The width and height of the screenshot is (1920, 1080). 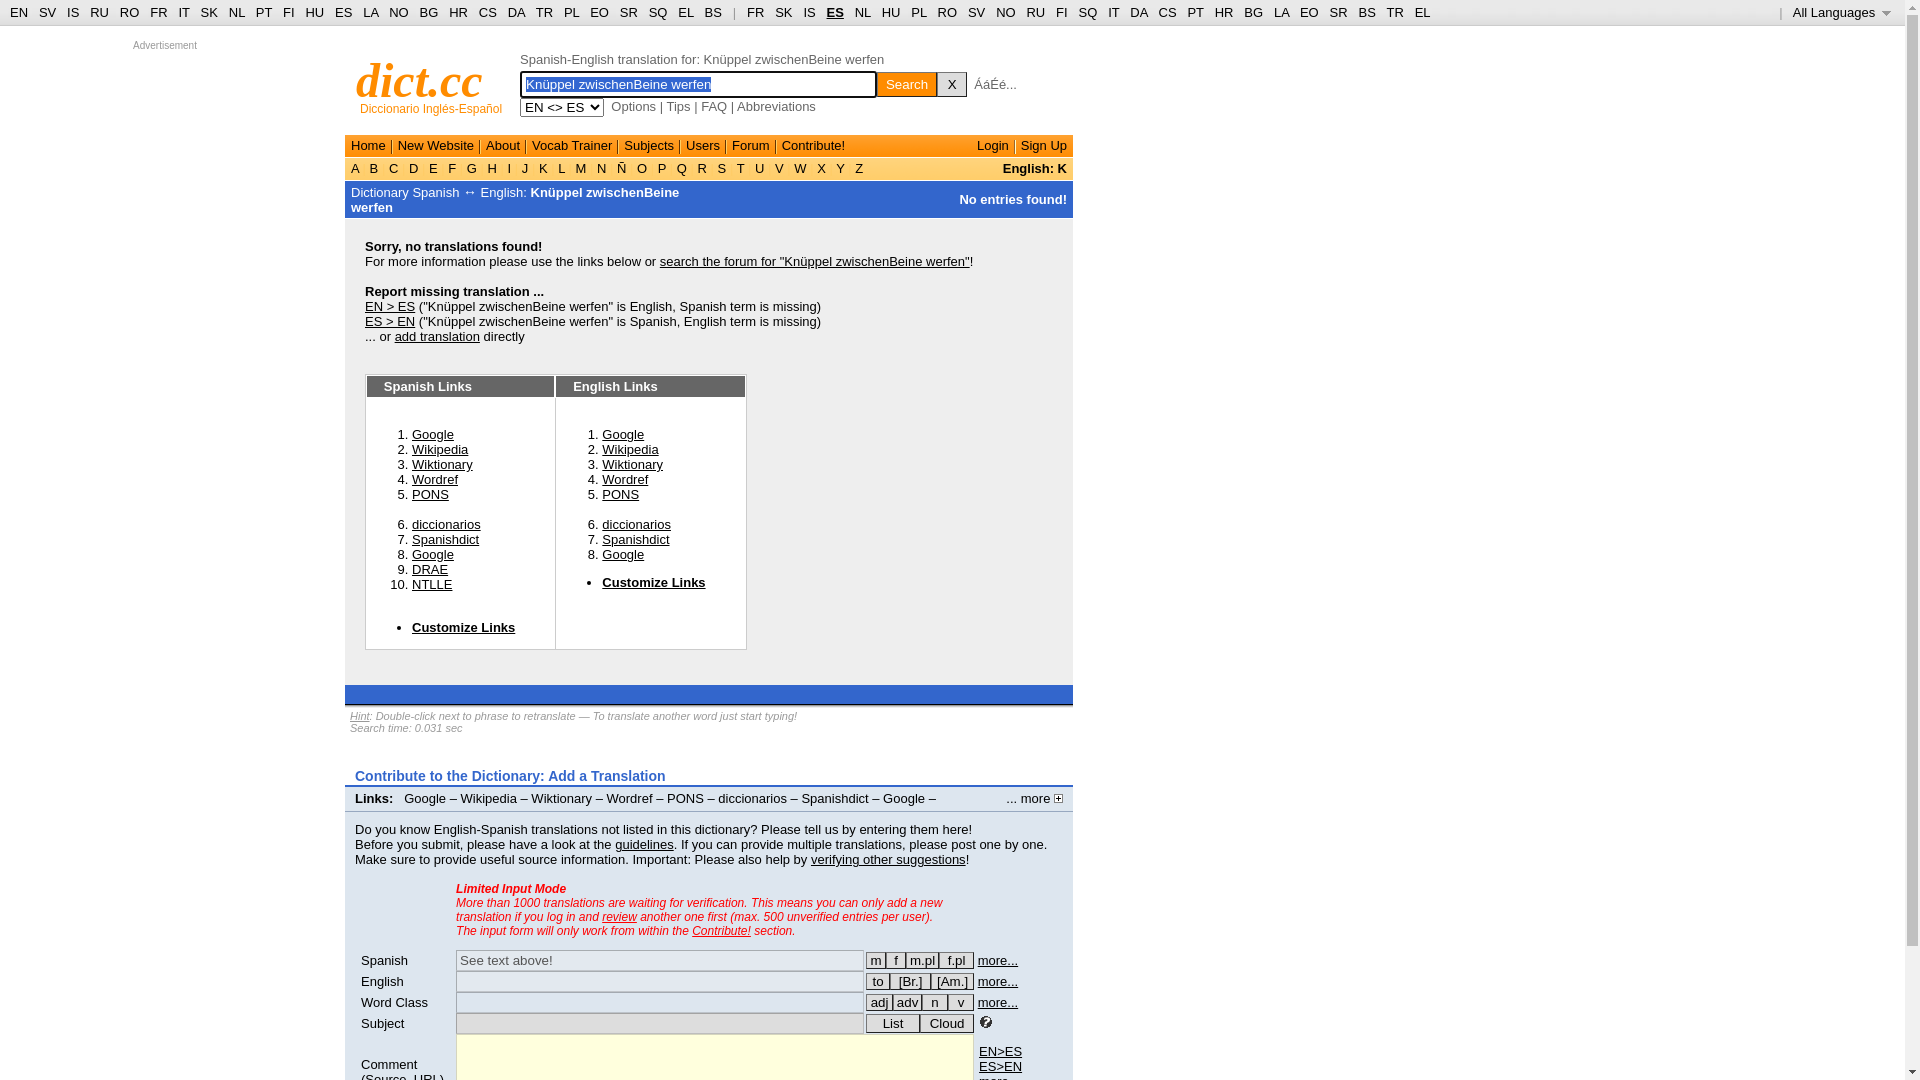 What do you see at coordinates (979, 1050) in the screenshot?
I see `'EN>ES'` at bounding box center [979, 1050].